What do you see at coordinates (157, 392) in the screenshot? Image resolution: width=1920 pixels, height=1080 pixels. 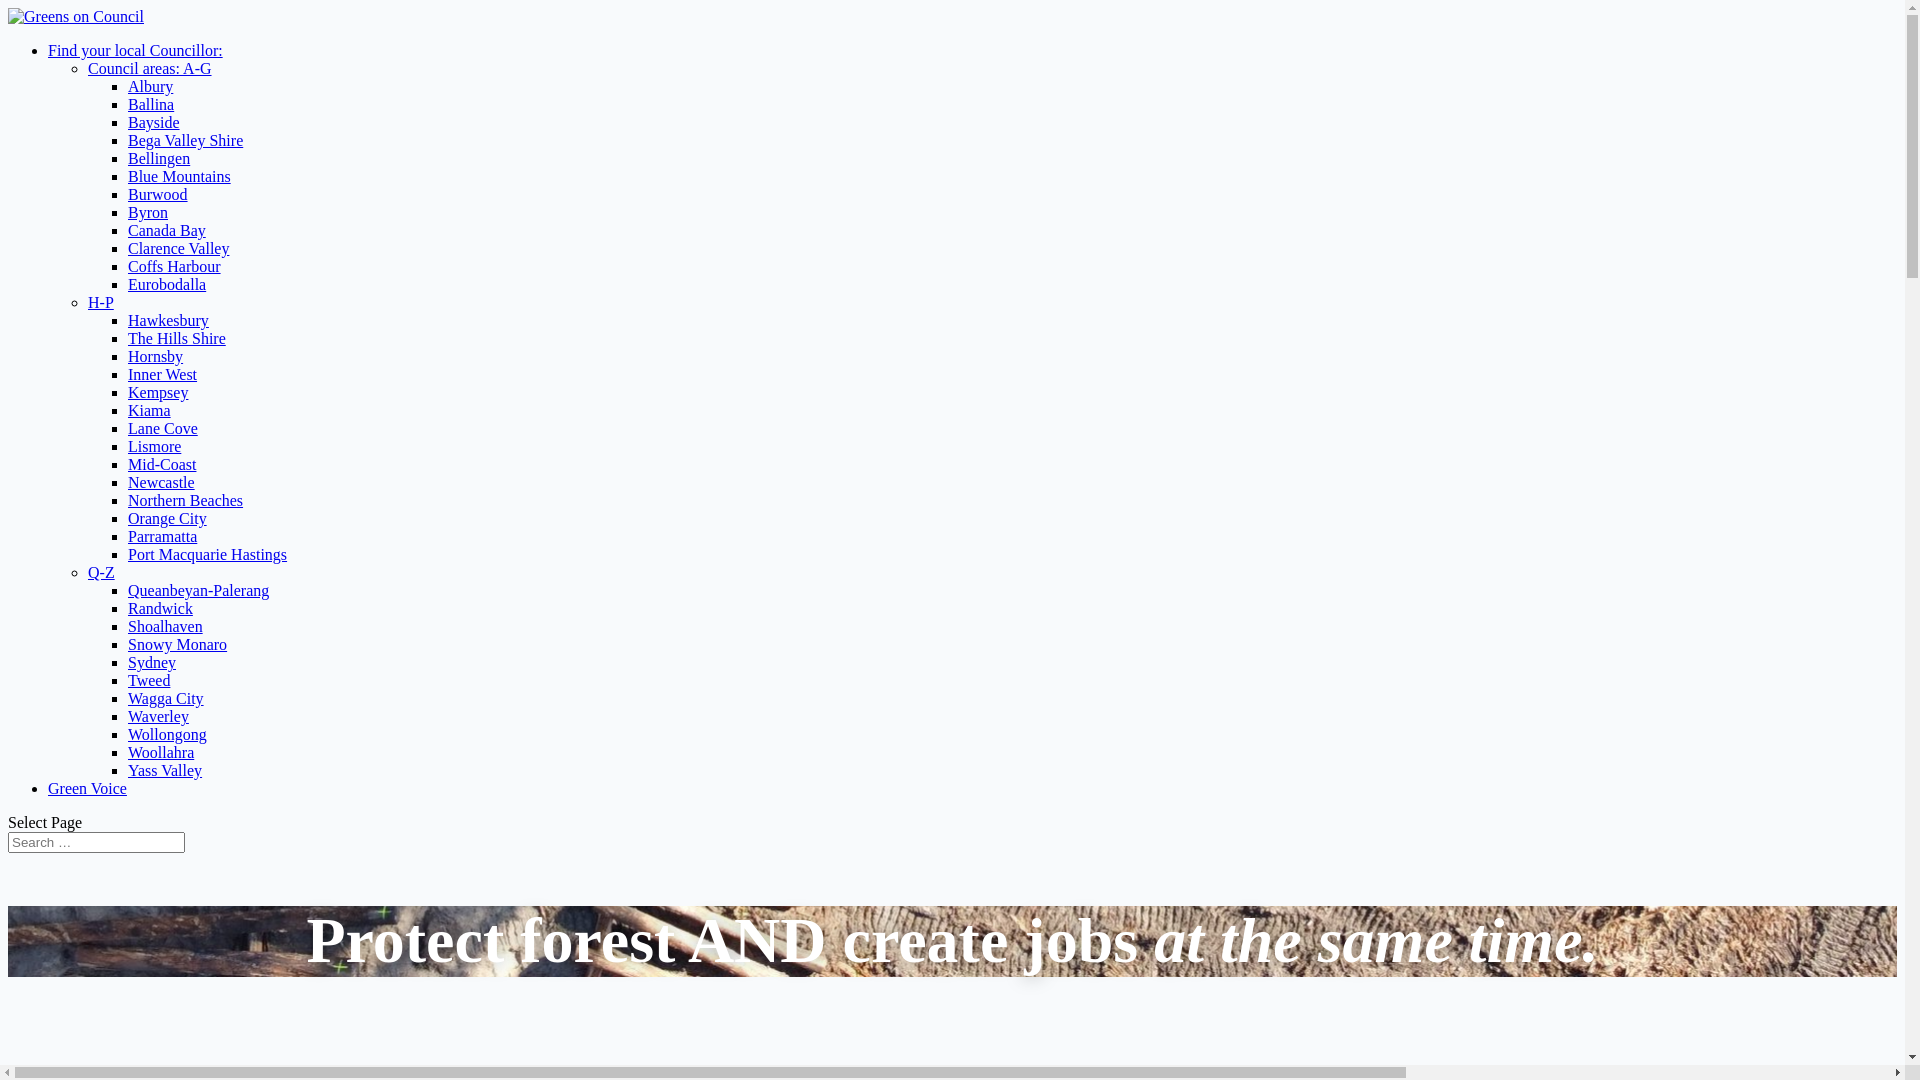 I see `'Kempsey'` at bounding box center [157, 392].